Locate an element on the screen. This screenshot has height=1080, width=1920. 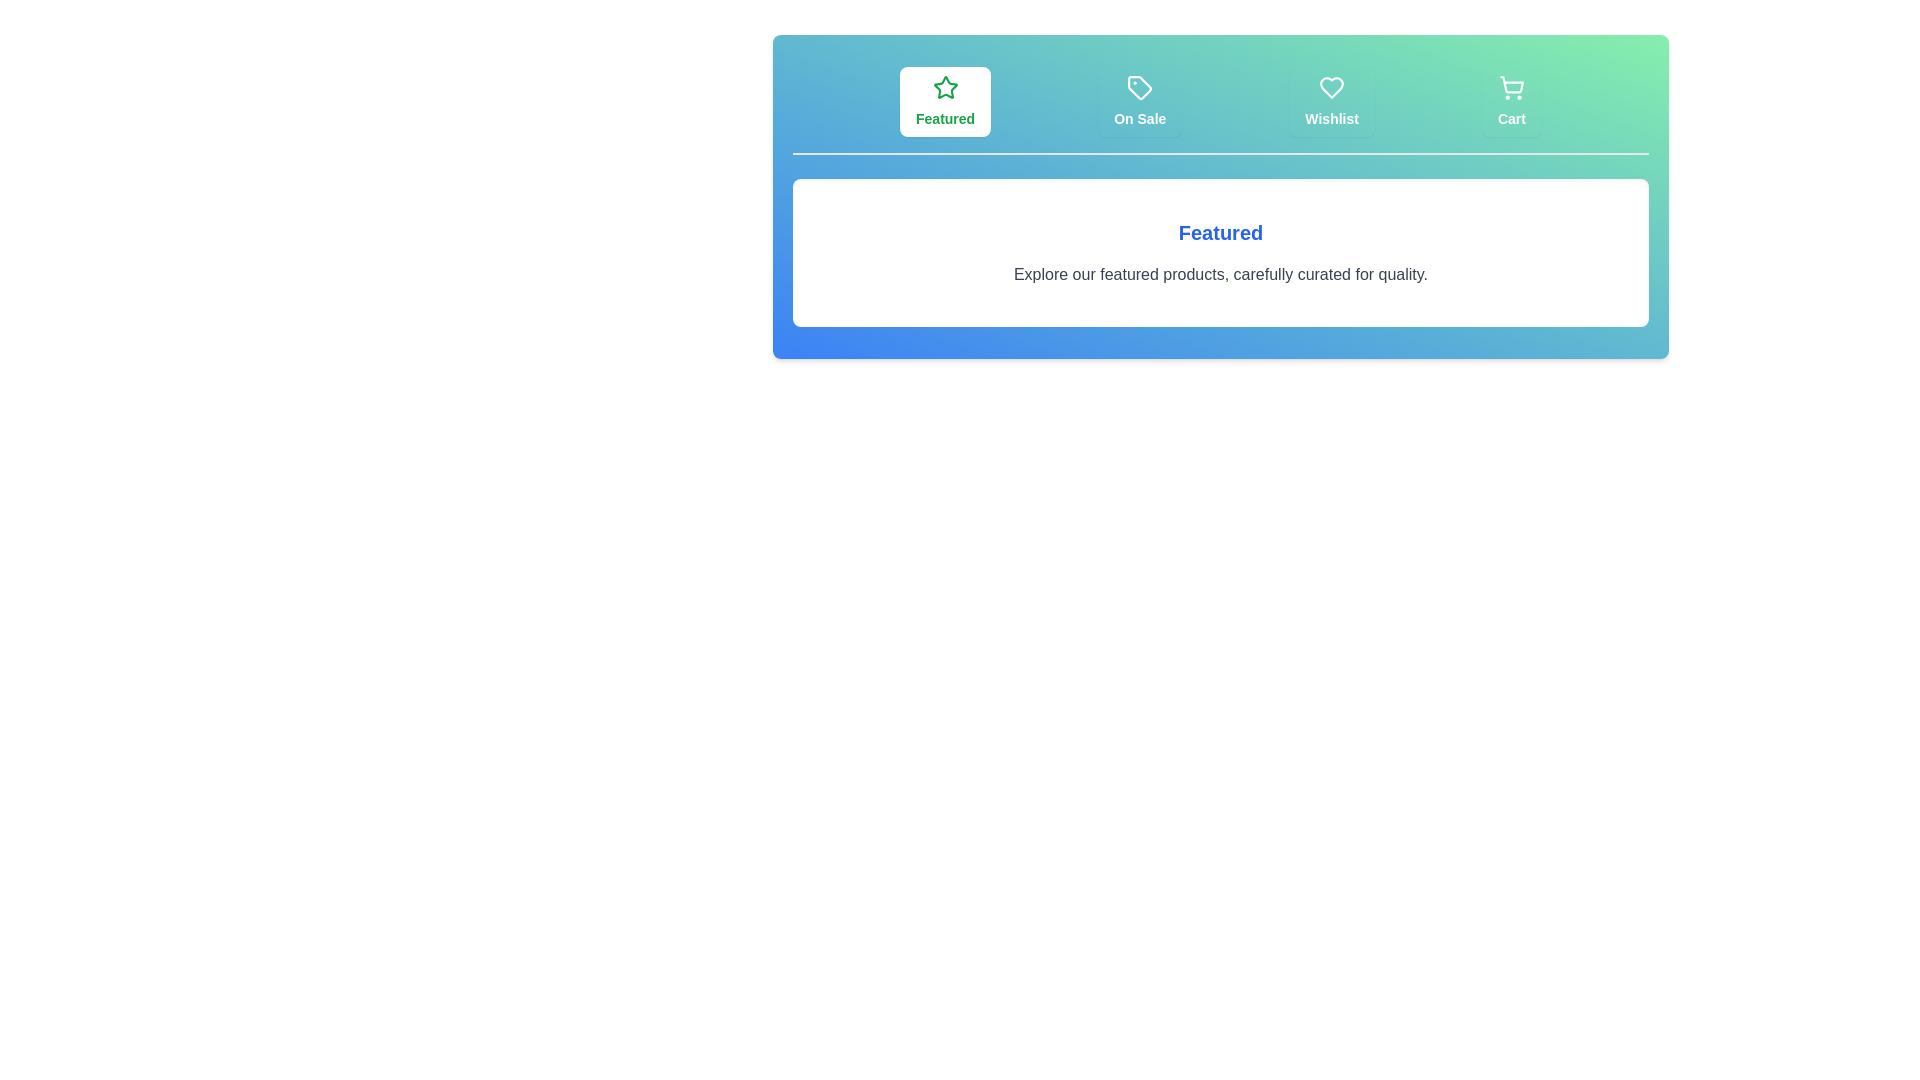
the tab labeled Wishlist to observe its hover effect is located at coordinates (1331, 101).